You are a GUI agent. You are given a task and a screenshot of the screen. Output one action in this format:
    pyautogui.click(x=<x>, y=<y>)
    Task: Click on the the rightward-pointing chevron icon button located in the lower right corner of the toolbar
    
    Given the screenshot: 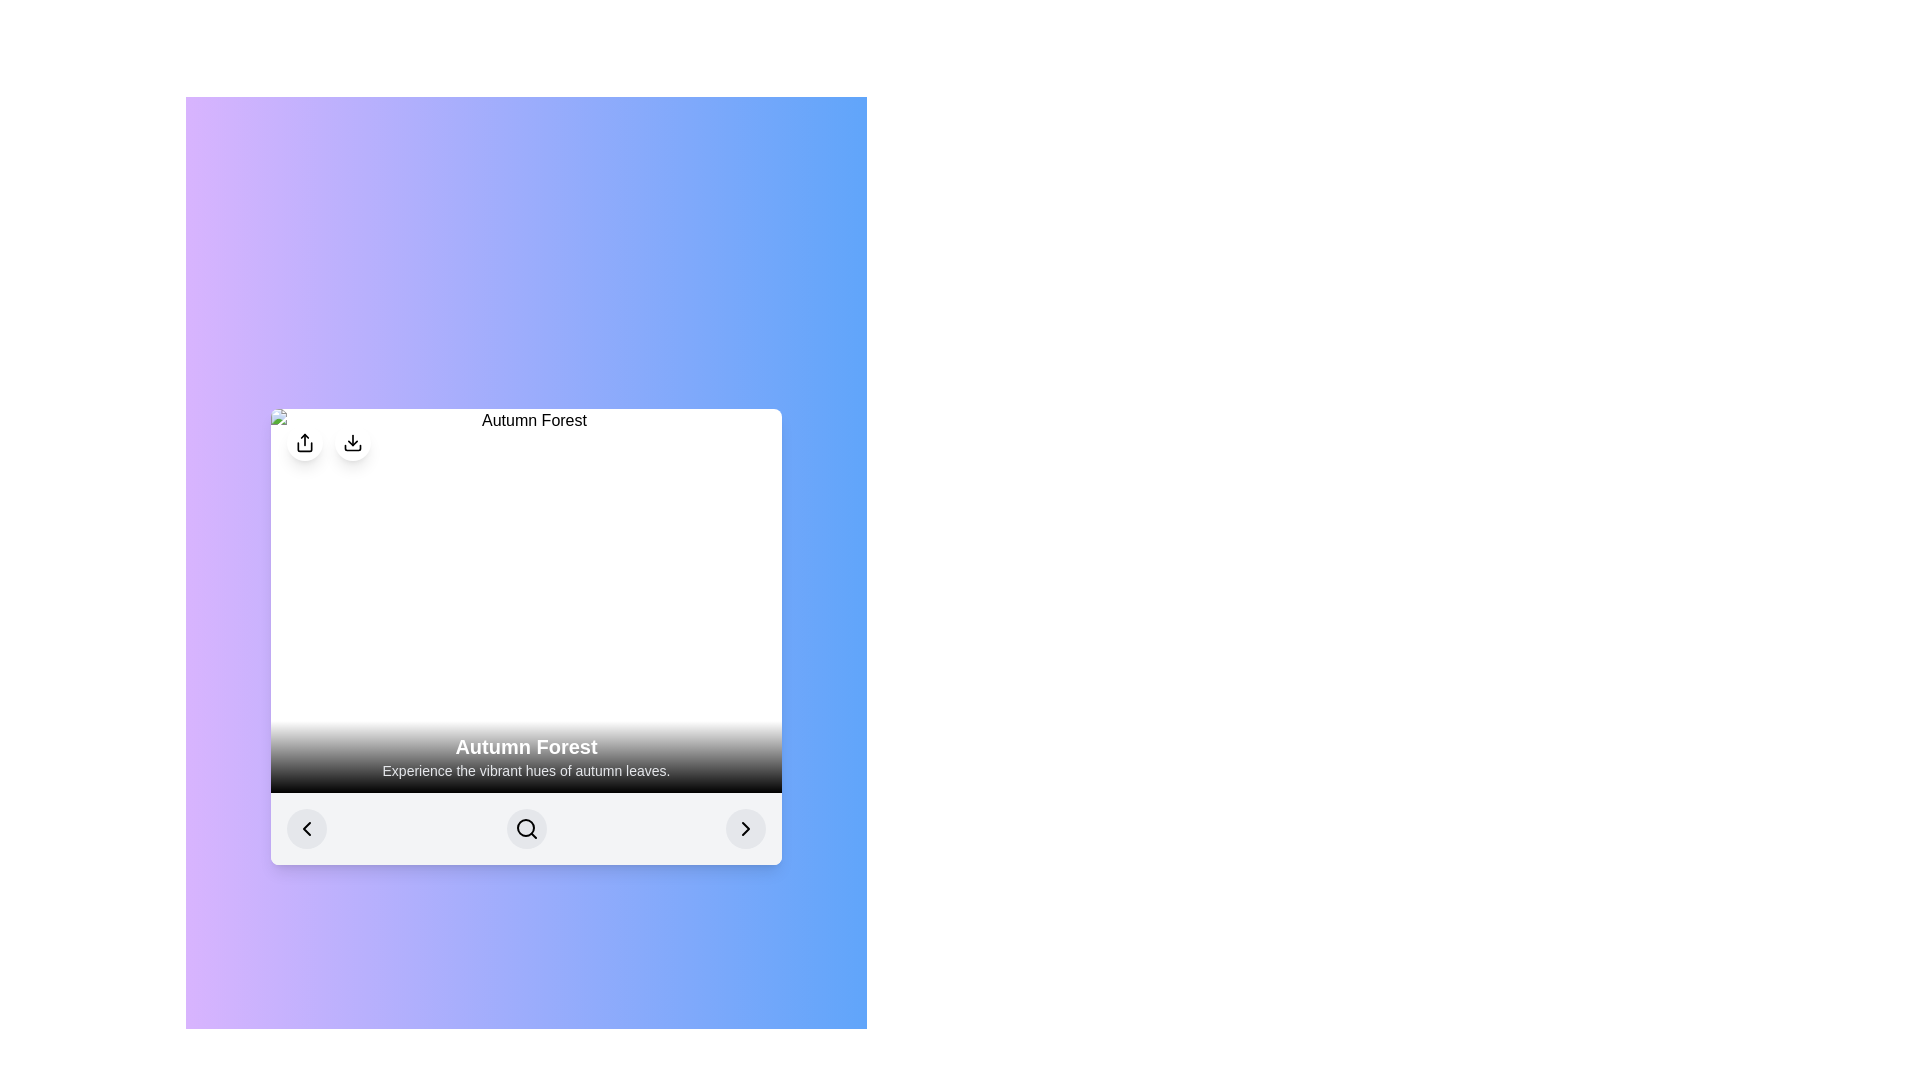 What is the action you would take?
    pyautogui.click(x=744, y=829)
    